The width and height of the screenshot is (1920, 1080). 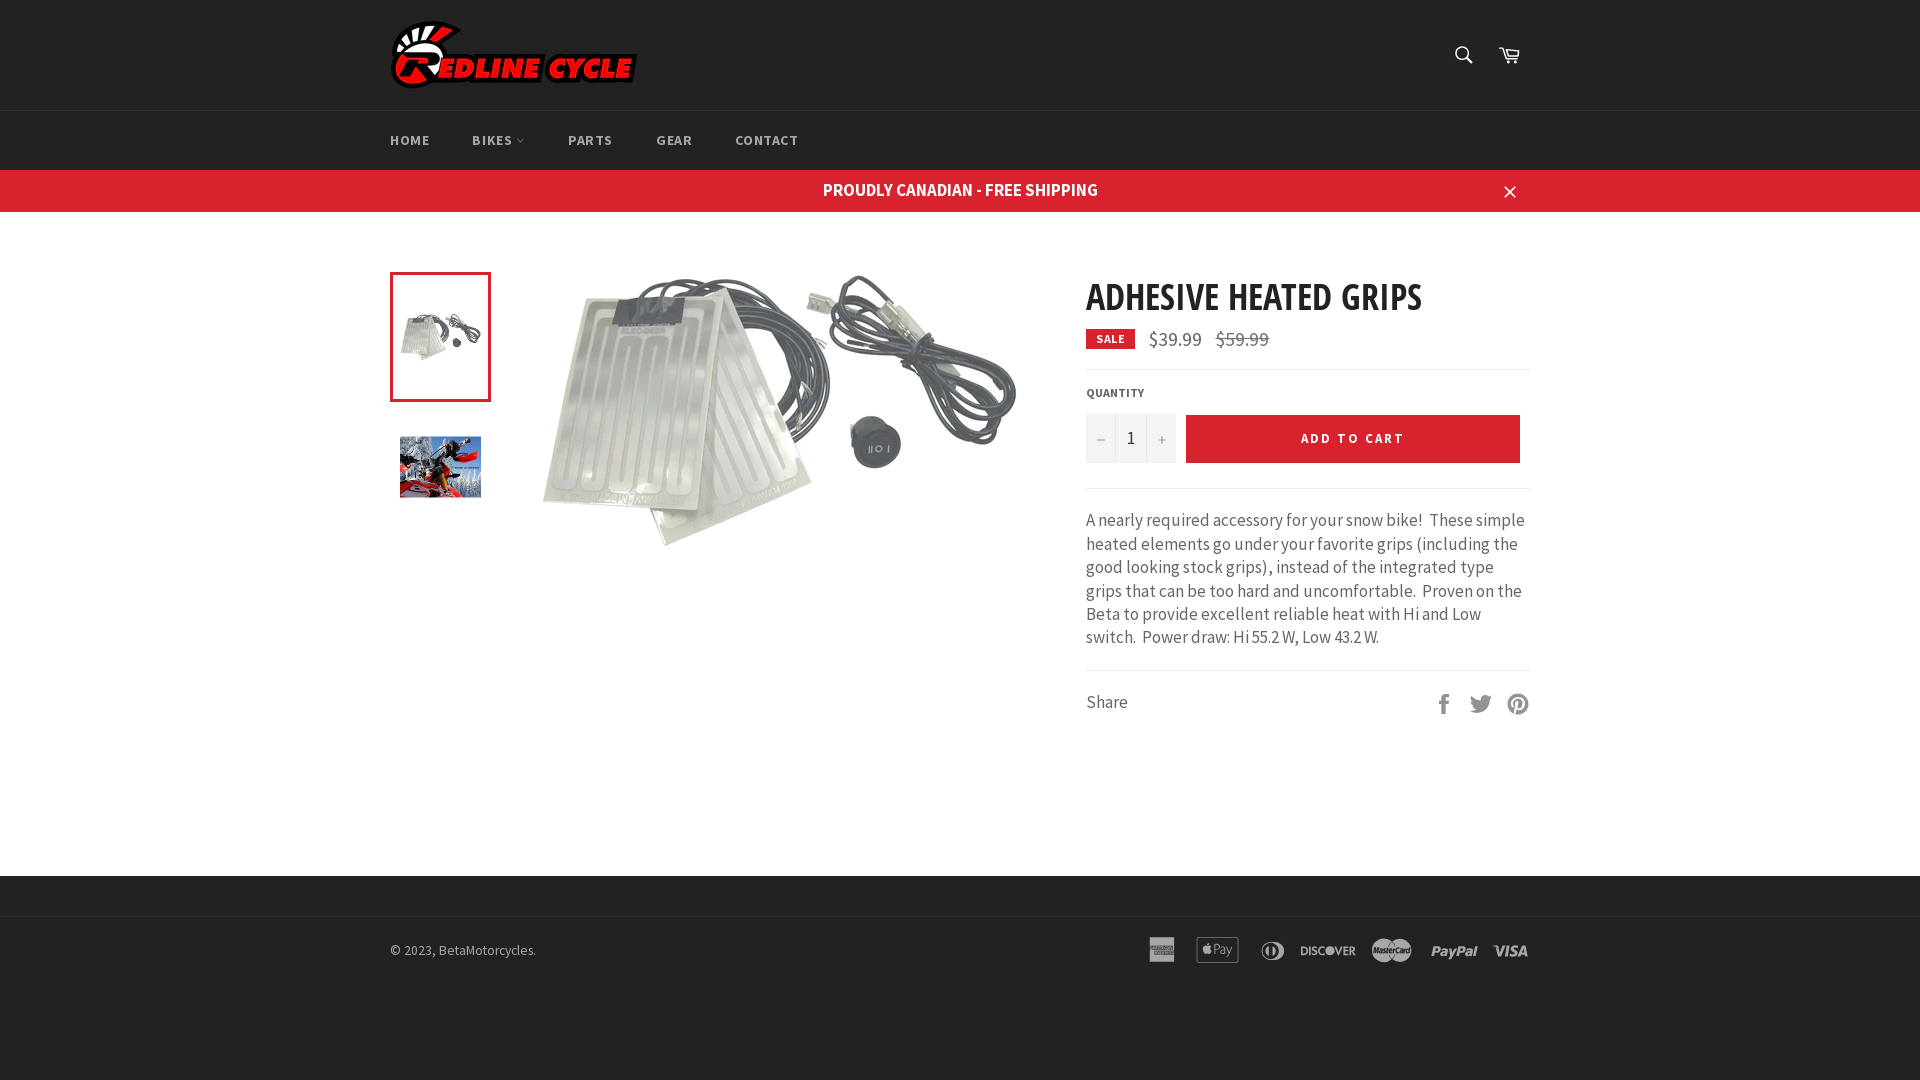 What do you see at coordinates (498, 139) in the screenshot?
I see `'BIKES'` at bounding box center [498, 139].